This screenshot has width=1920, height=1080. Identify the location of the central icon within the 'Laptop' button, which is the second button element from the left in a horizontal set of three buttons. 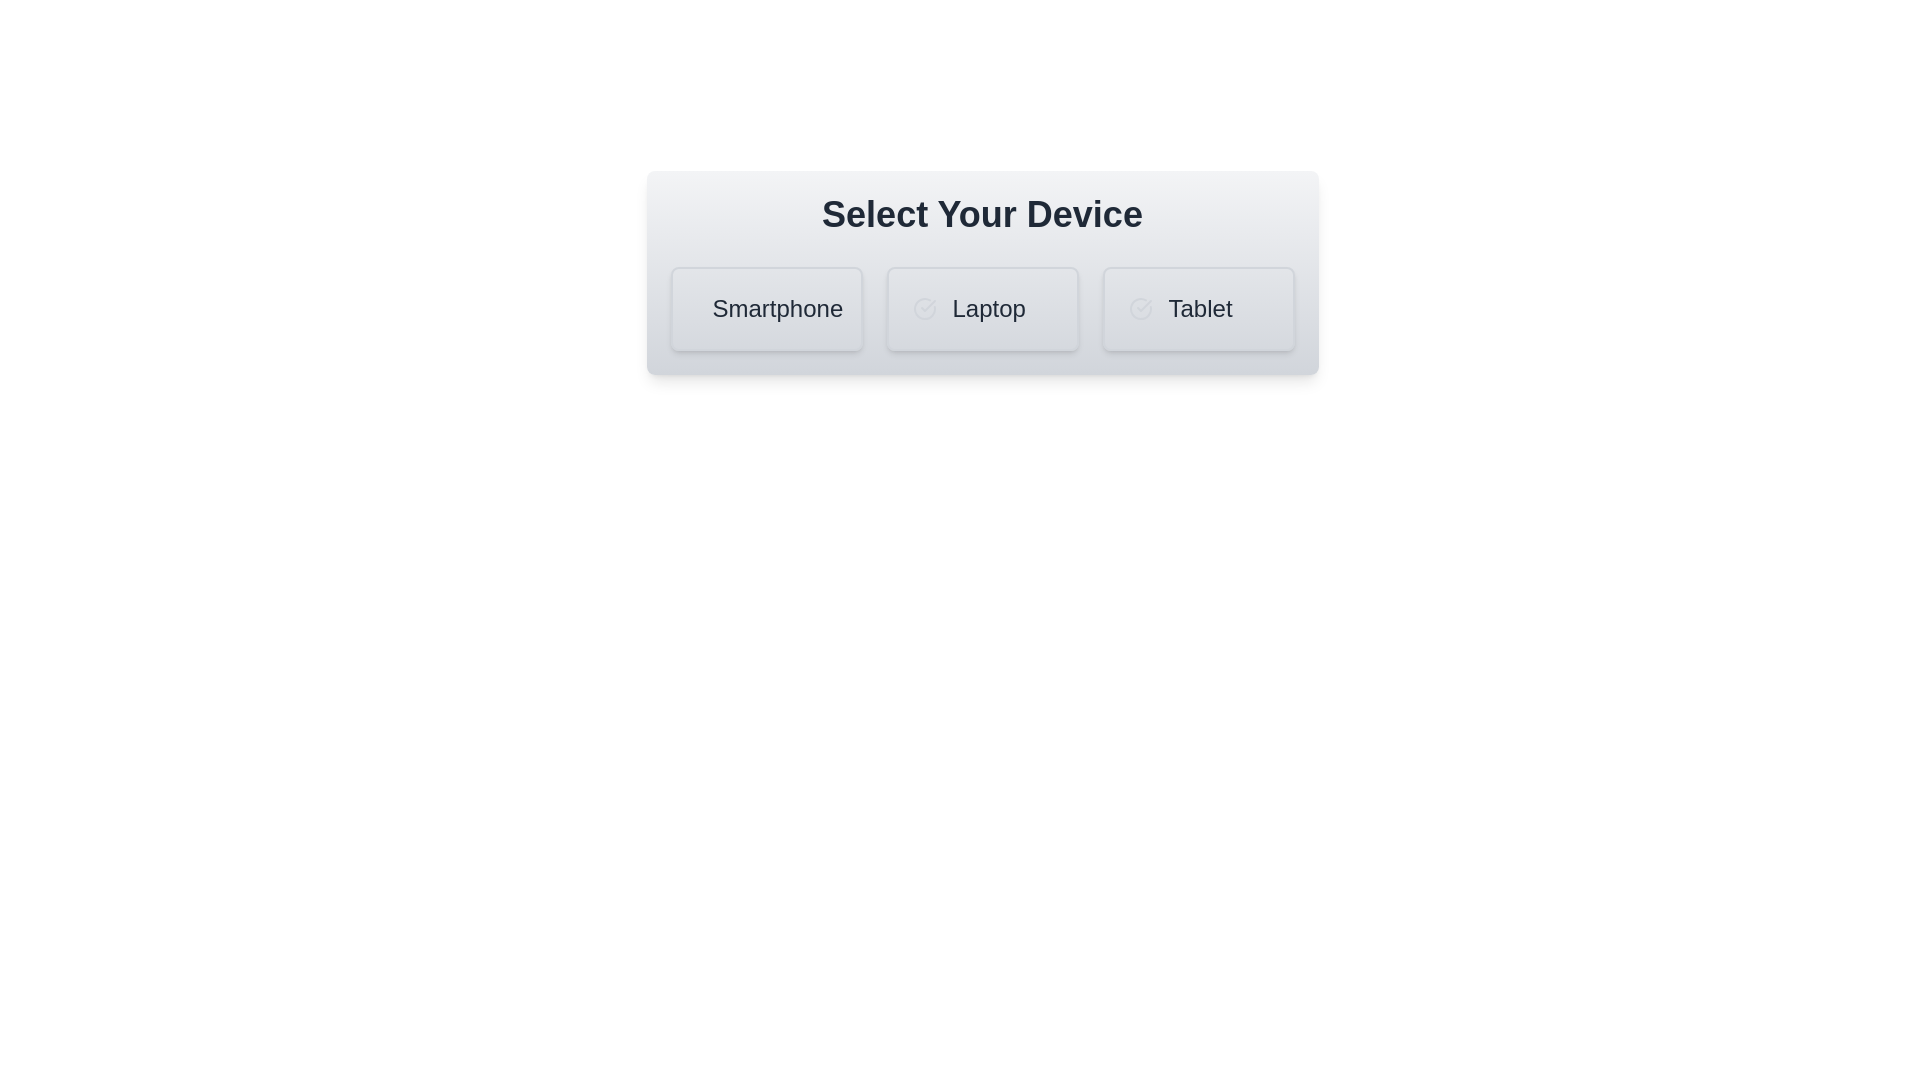
(926, 305).